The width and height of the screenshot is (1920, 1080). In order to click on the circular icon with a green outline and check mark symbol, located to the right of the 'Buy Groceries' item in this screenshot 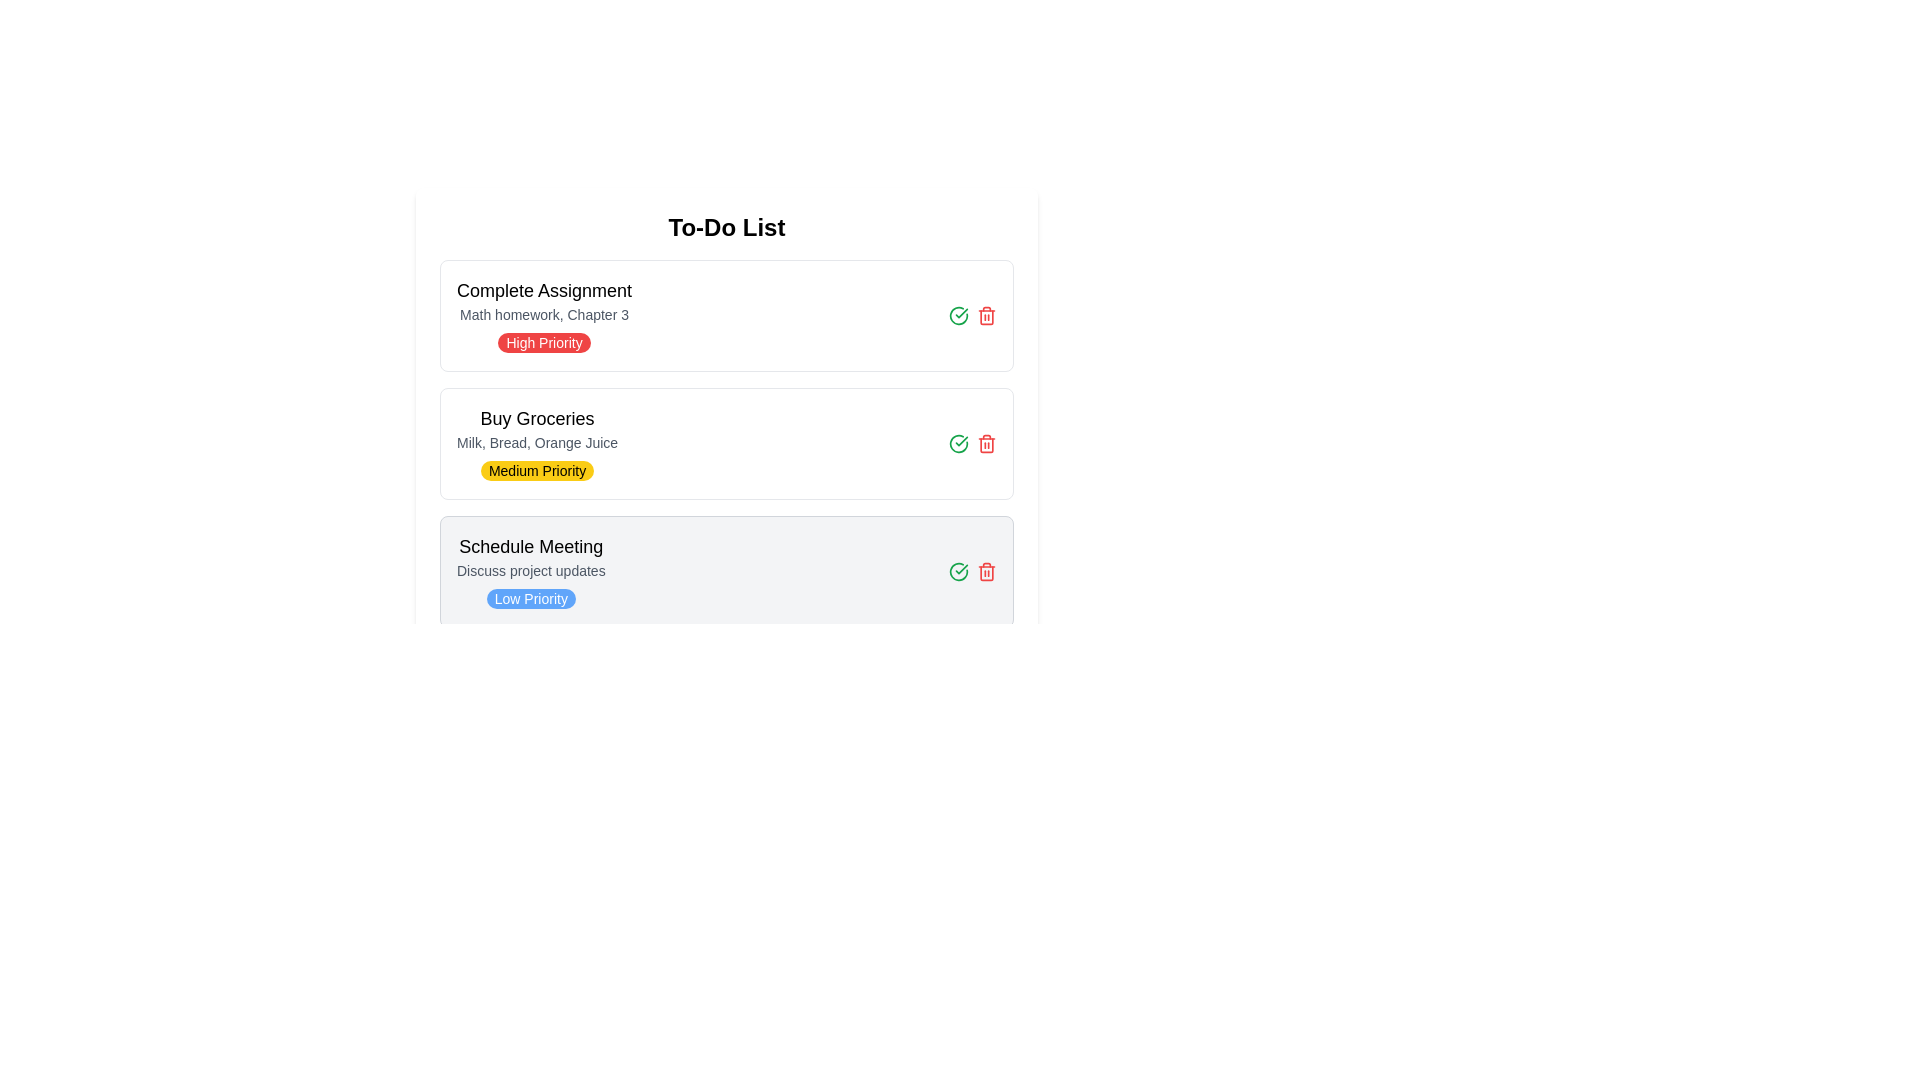, I will do `click(958, 315)`.